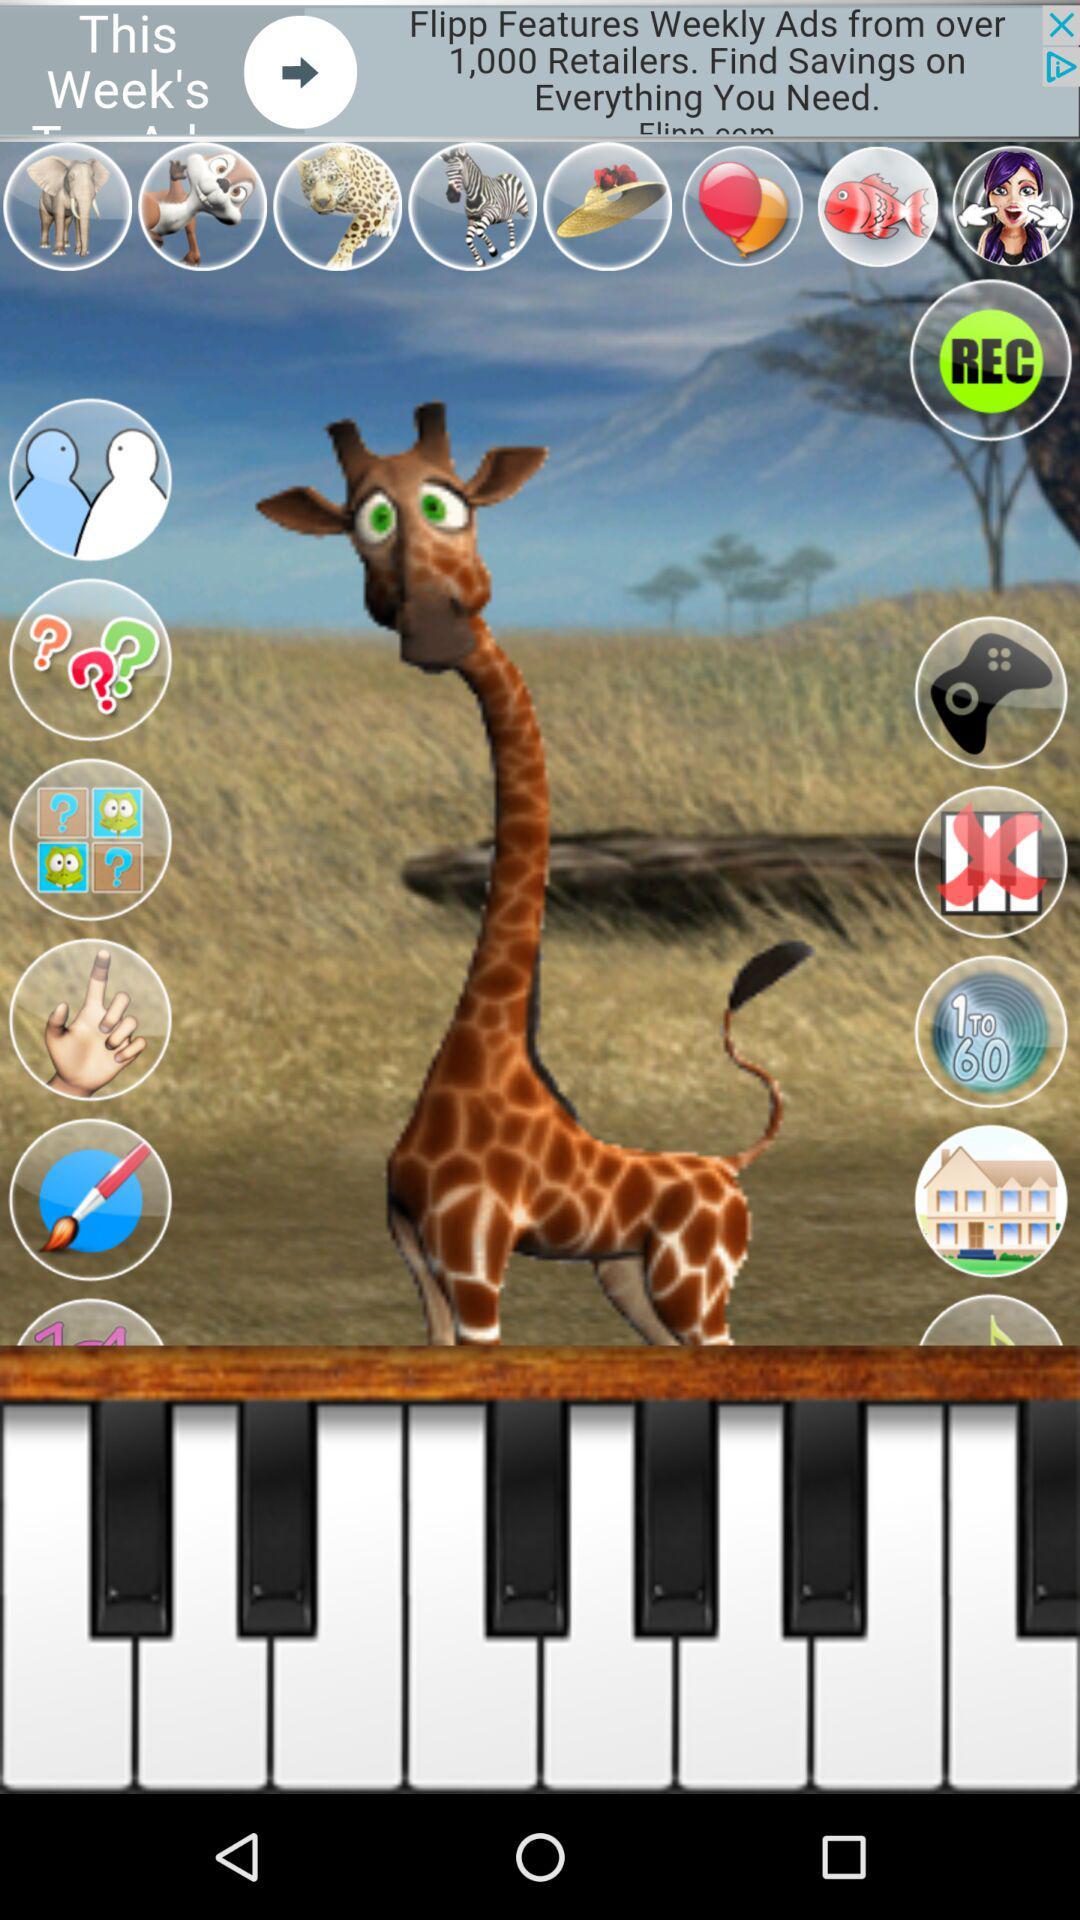  I want to click on fifth image on right from top, so click(990, 1032).